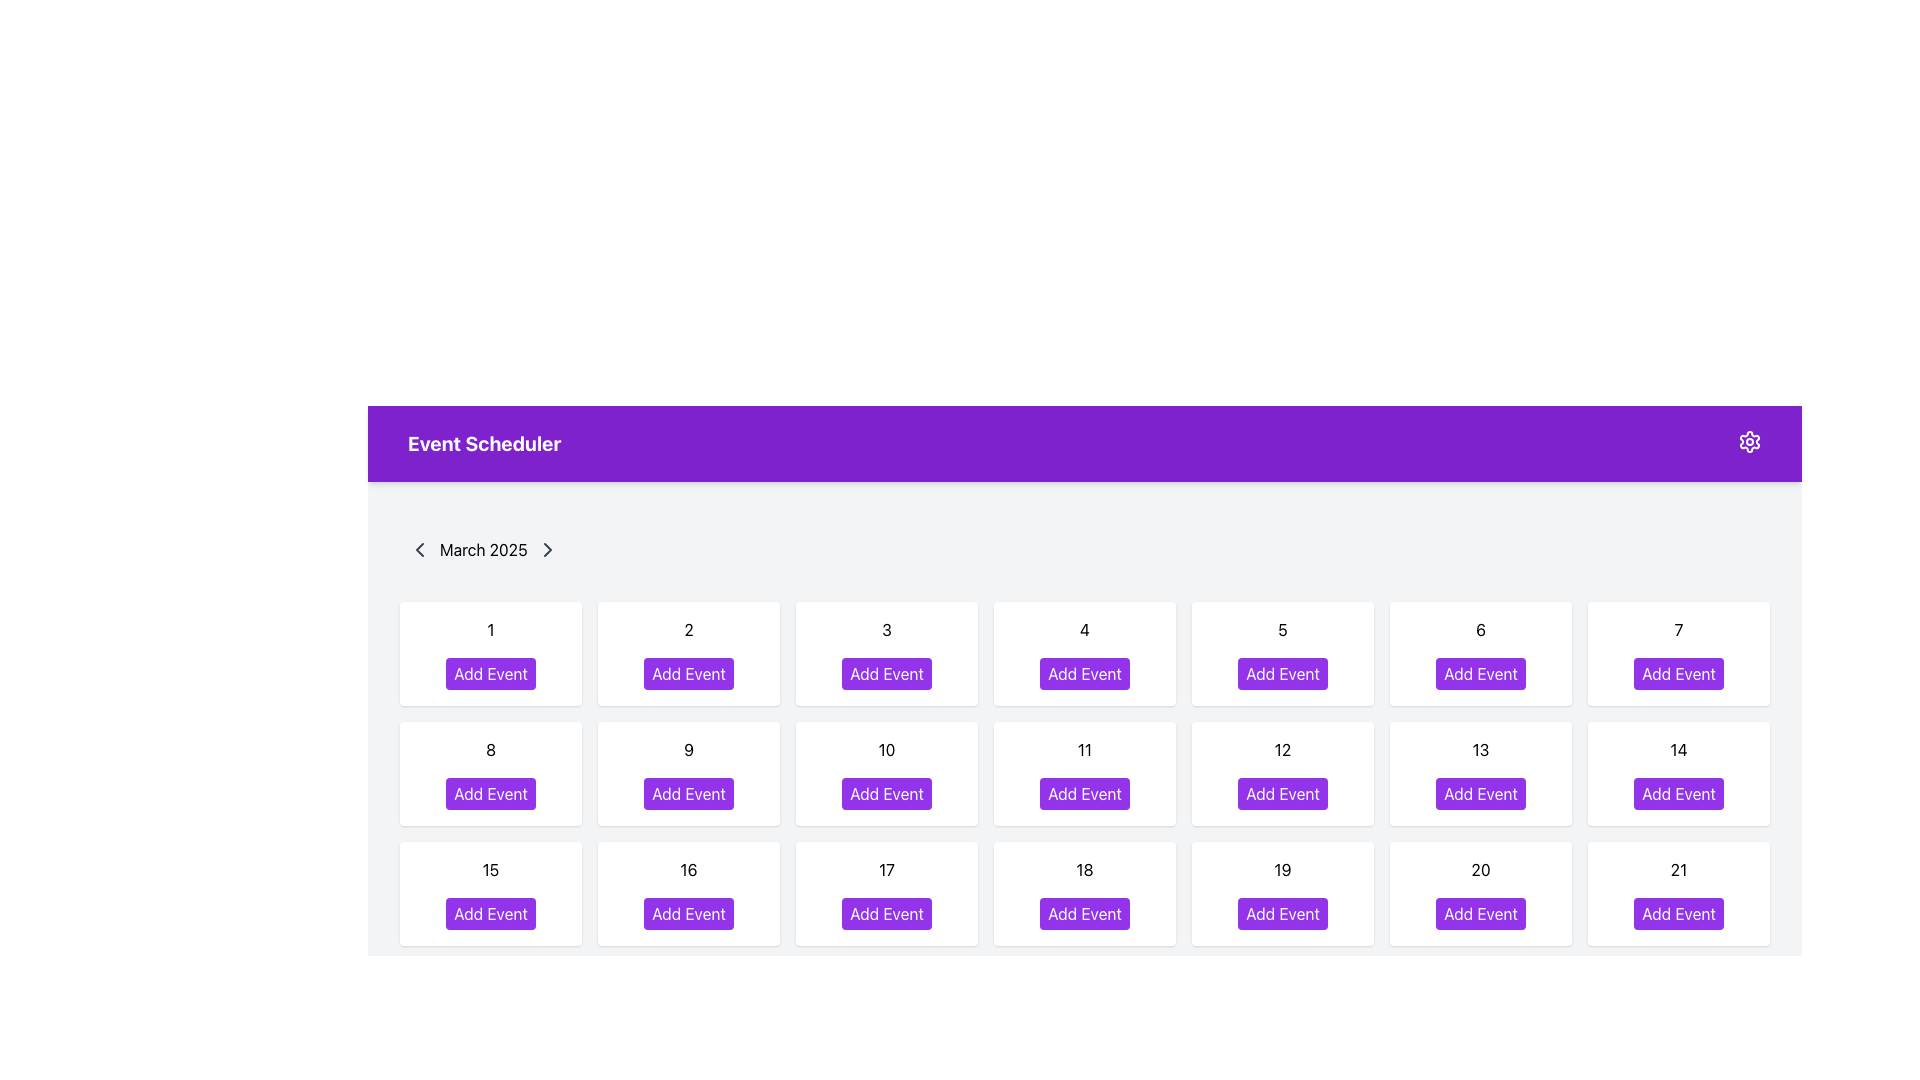  Describe the element at coordinates (689, 793) in the screenshot. I see `the button located in the calendar grid under date '9', which is in the third row and third column` at that location.